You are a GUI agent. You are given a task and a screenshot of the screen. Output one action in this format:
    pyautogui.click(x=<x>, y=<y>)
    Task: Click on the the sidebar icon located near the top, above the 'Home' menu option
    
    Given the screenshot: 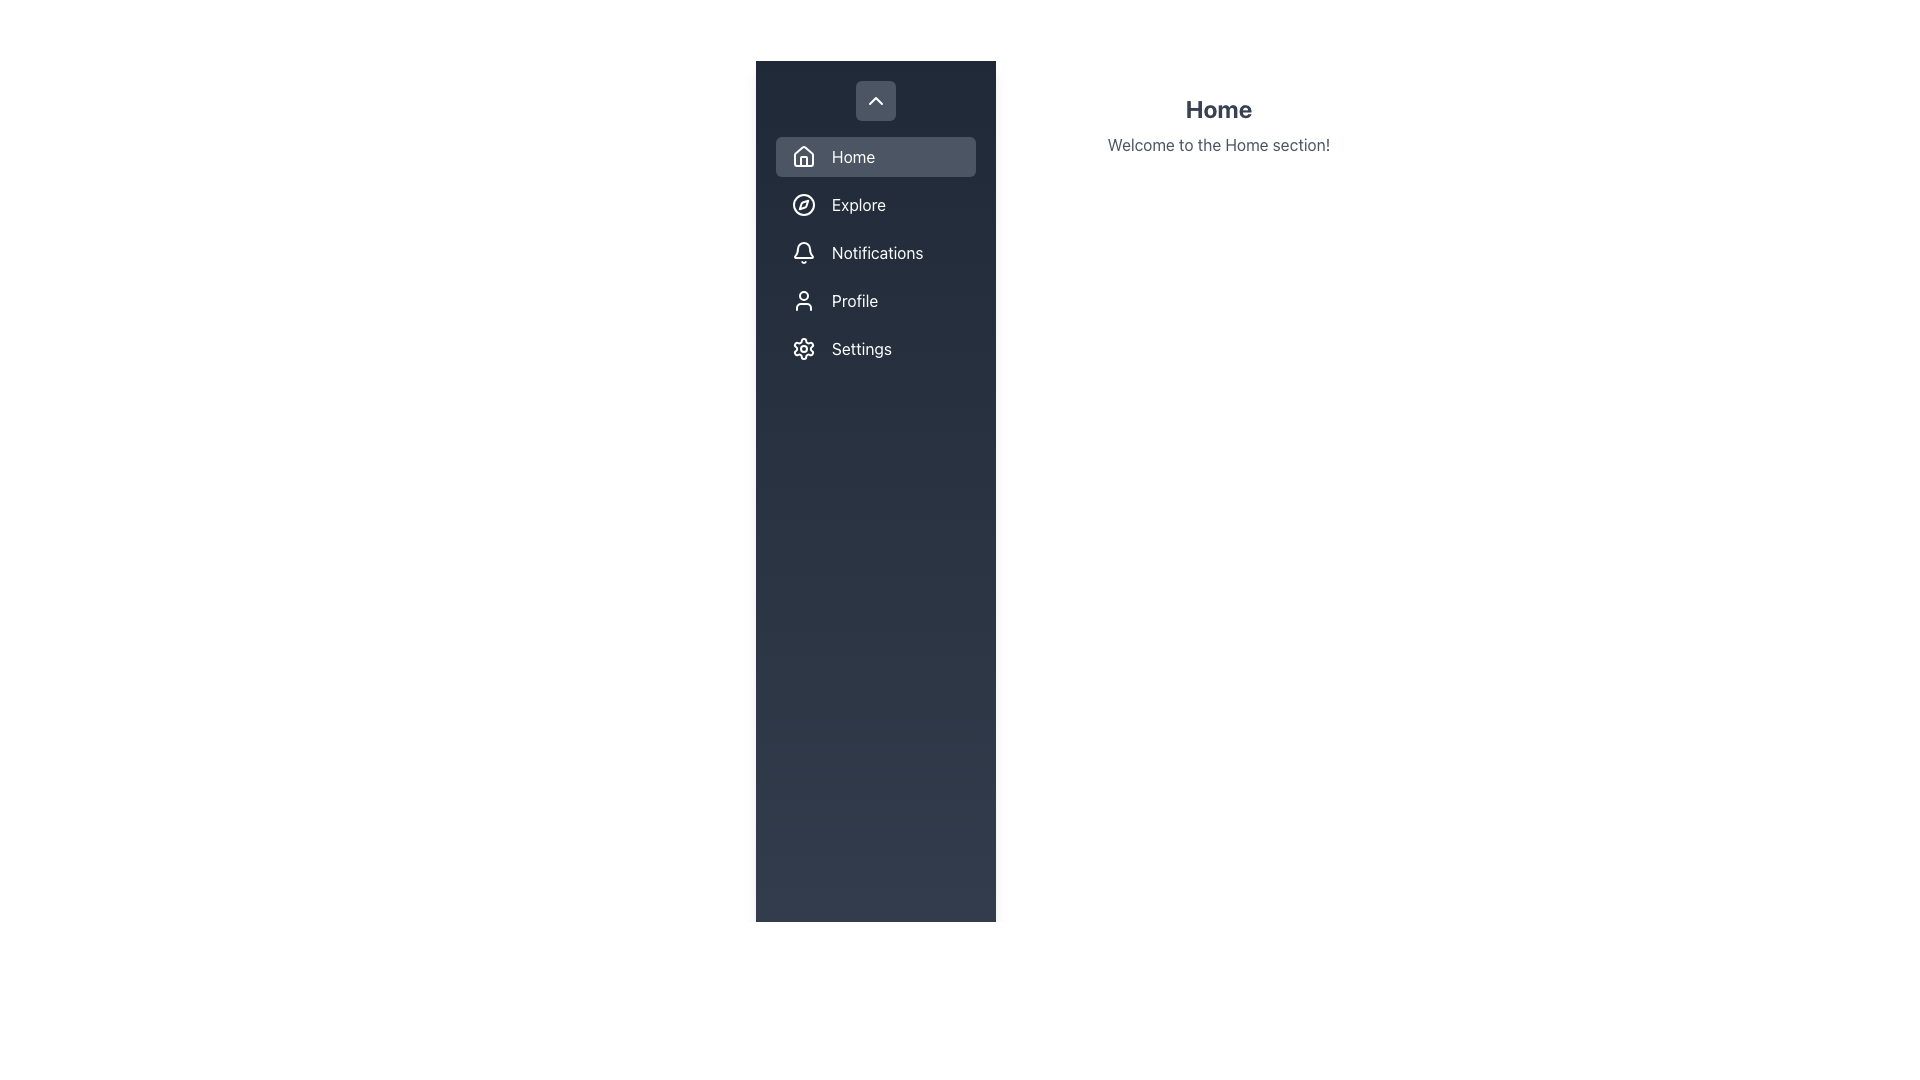 What is the action you would take?
    pyautogui.click(x=875, y=100)
    